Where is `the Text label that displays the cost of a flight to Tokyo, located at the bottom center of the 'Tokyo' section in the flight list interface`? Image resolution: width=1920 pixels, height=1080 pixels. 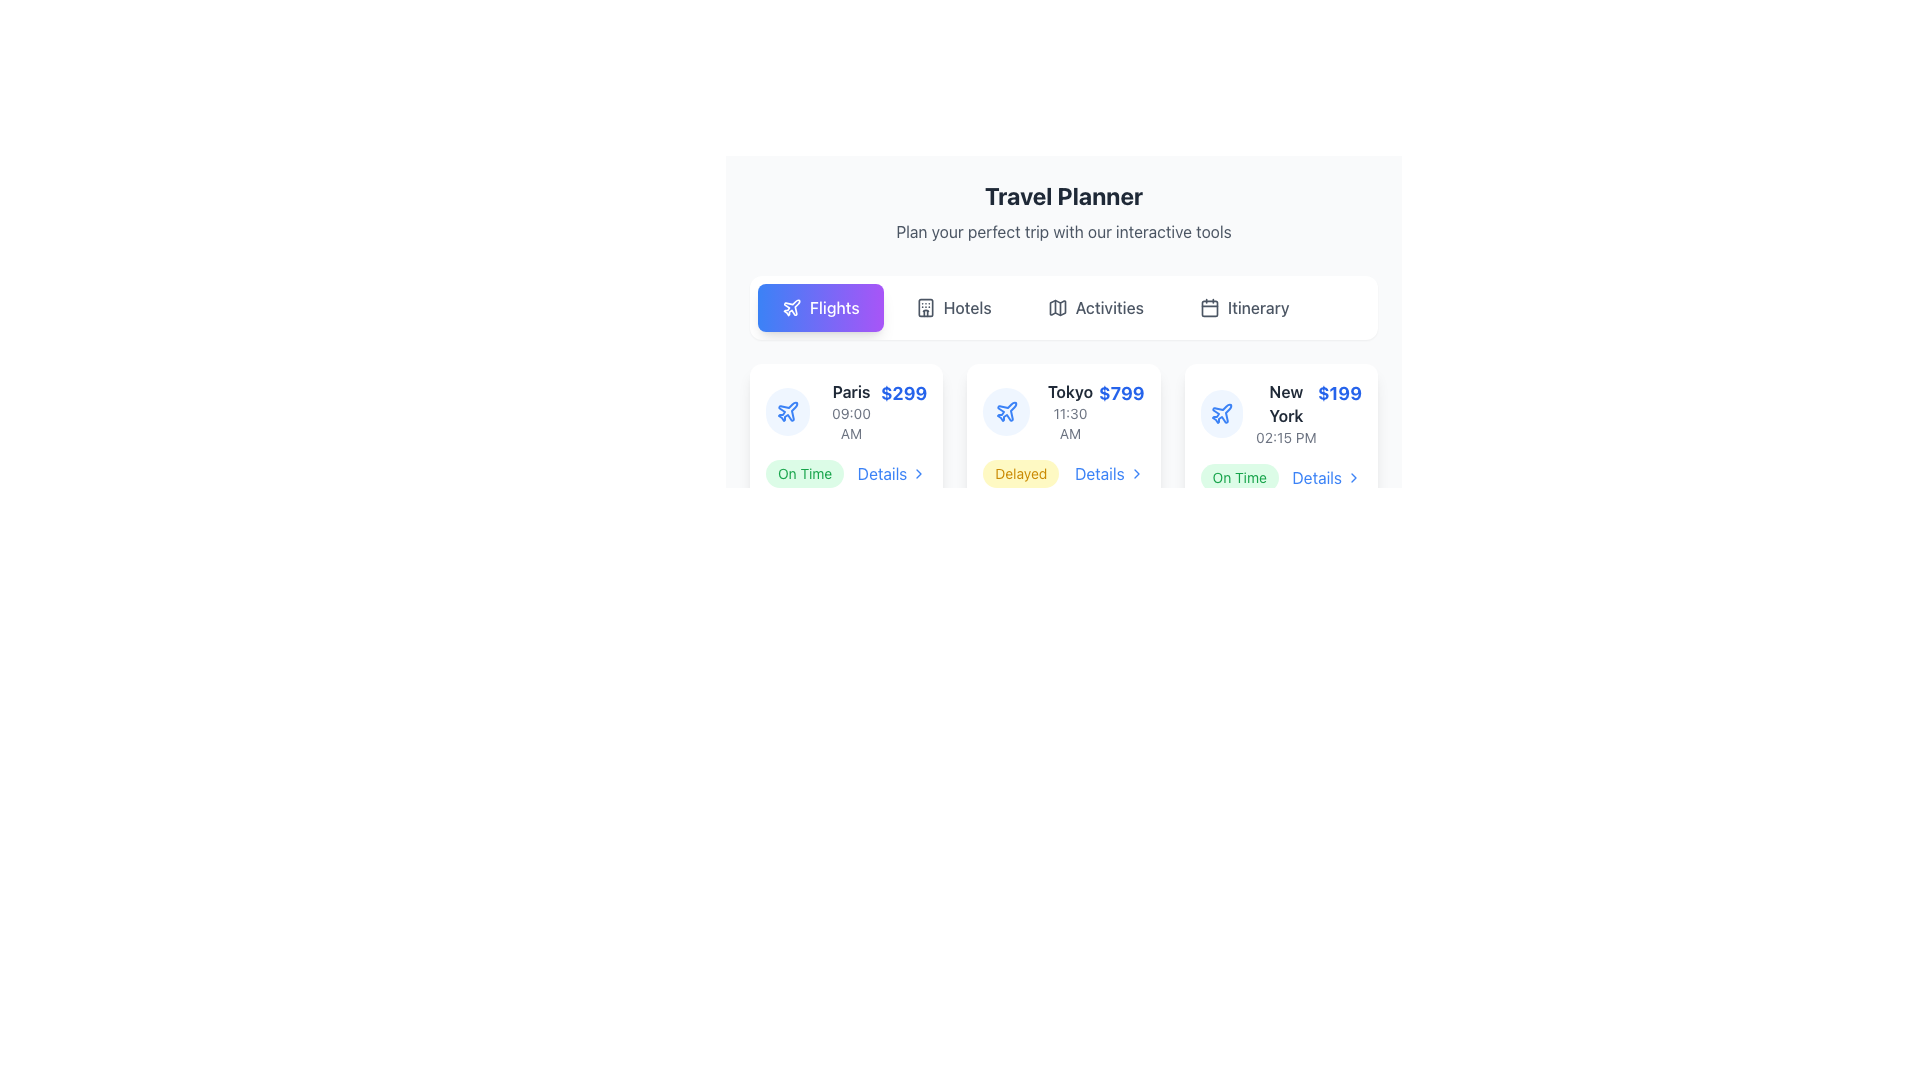
the Text label that displays the cost of a flight to Tokyo, located at the bottom center of the 'Tokyo' section in the flight list interface is located at coordinates (1121, 393).